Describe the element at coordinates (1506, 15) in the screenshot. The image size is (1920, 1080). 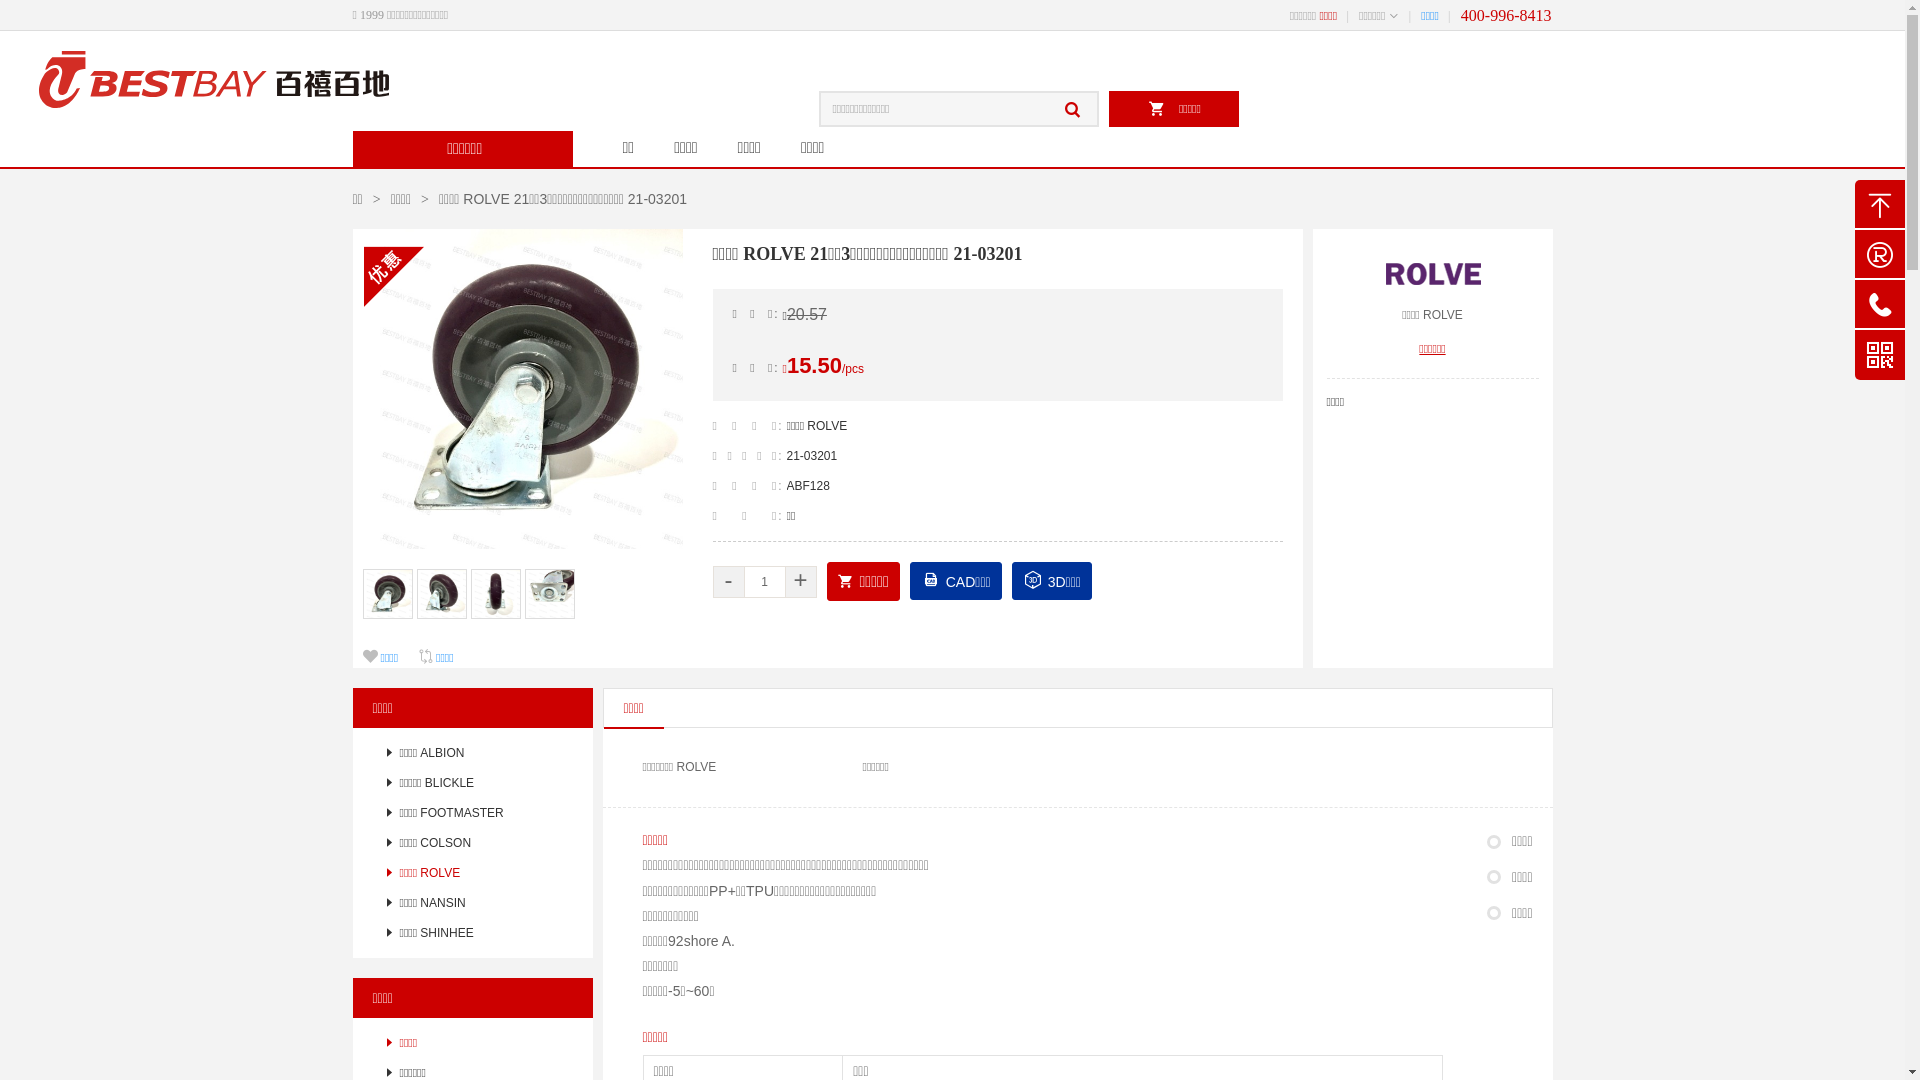
I see `'400-996-8413'` at that location.